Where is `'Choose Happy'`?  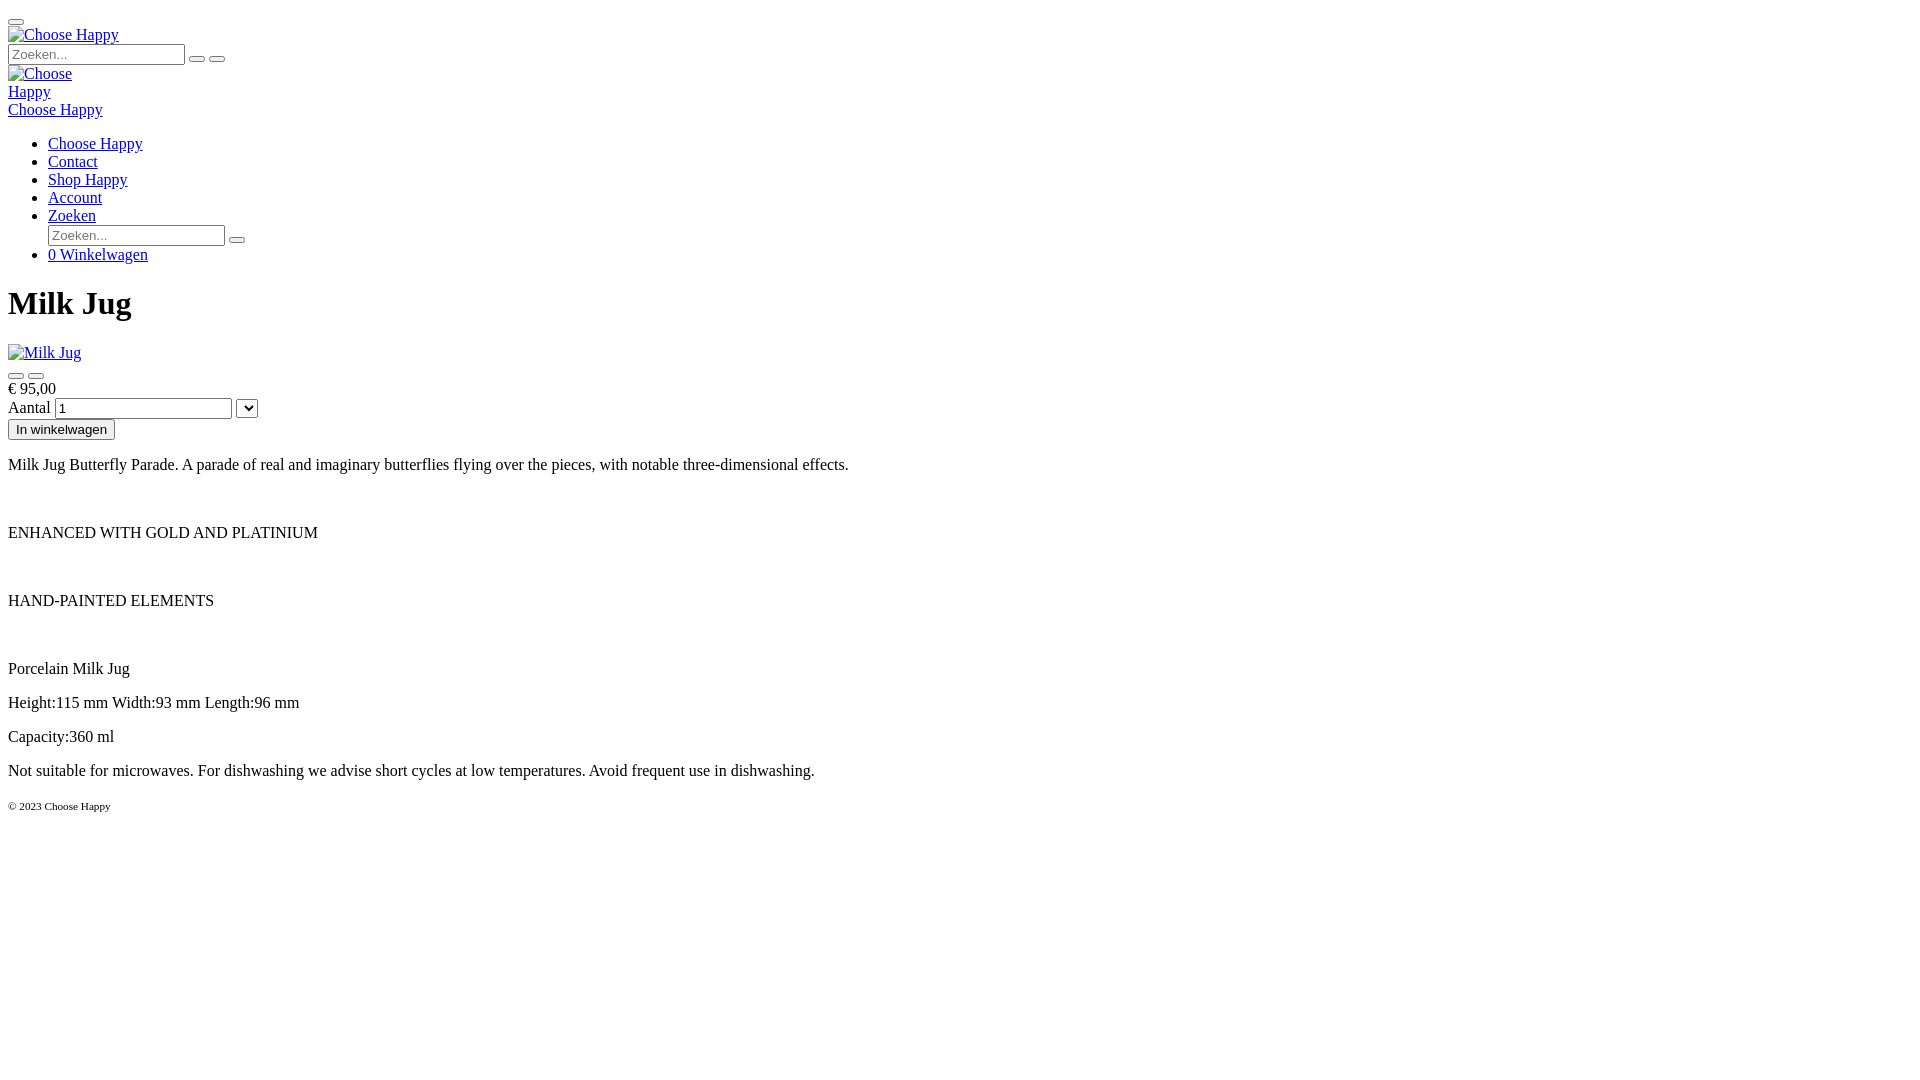 'Choose Happy' is located at coordinates (55, 109).